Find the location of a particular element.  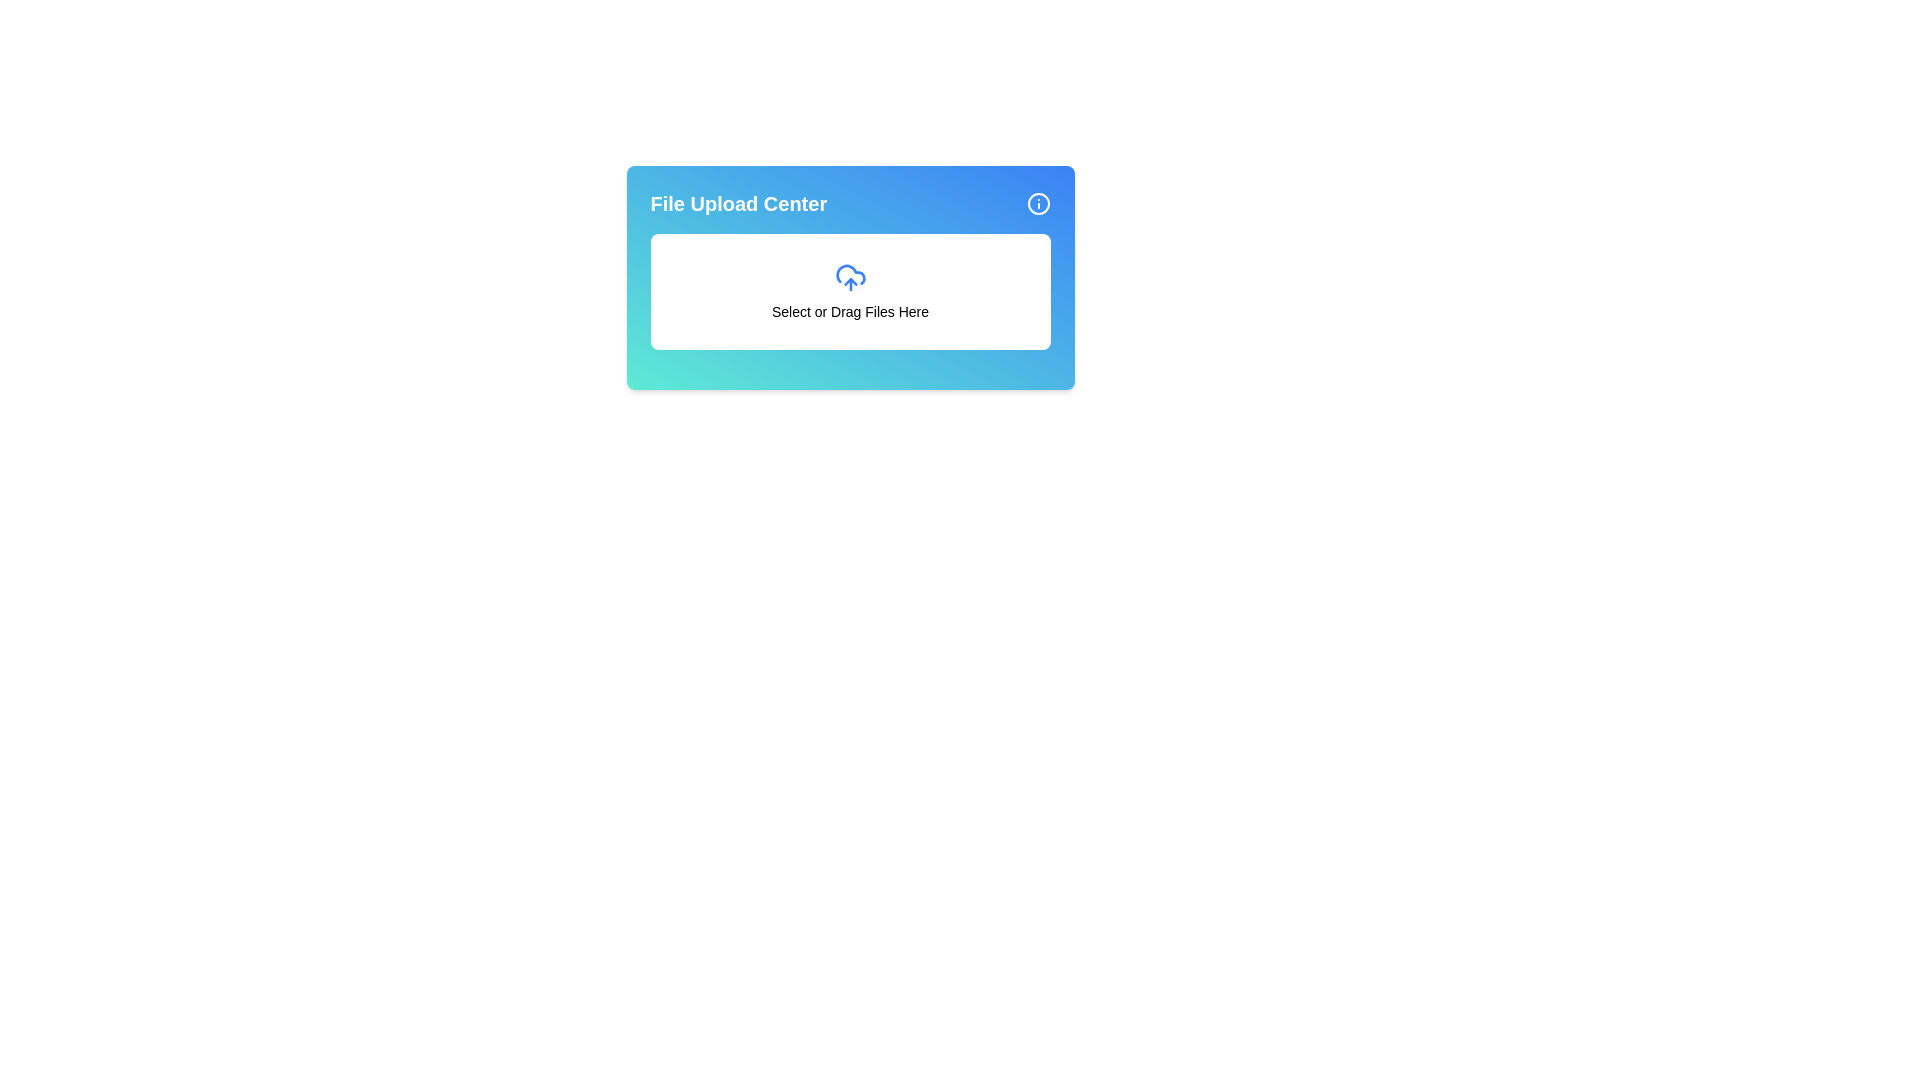

instructions from the text label displaying 'Select or Drag Files Here', which is located within a dashed border section and positioned below the upload cloud icon is located at coordinates (850, 312).